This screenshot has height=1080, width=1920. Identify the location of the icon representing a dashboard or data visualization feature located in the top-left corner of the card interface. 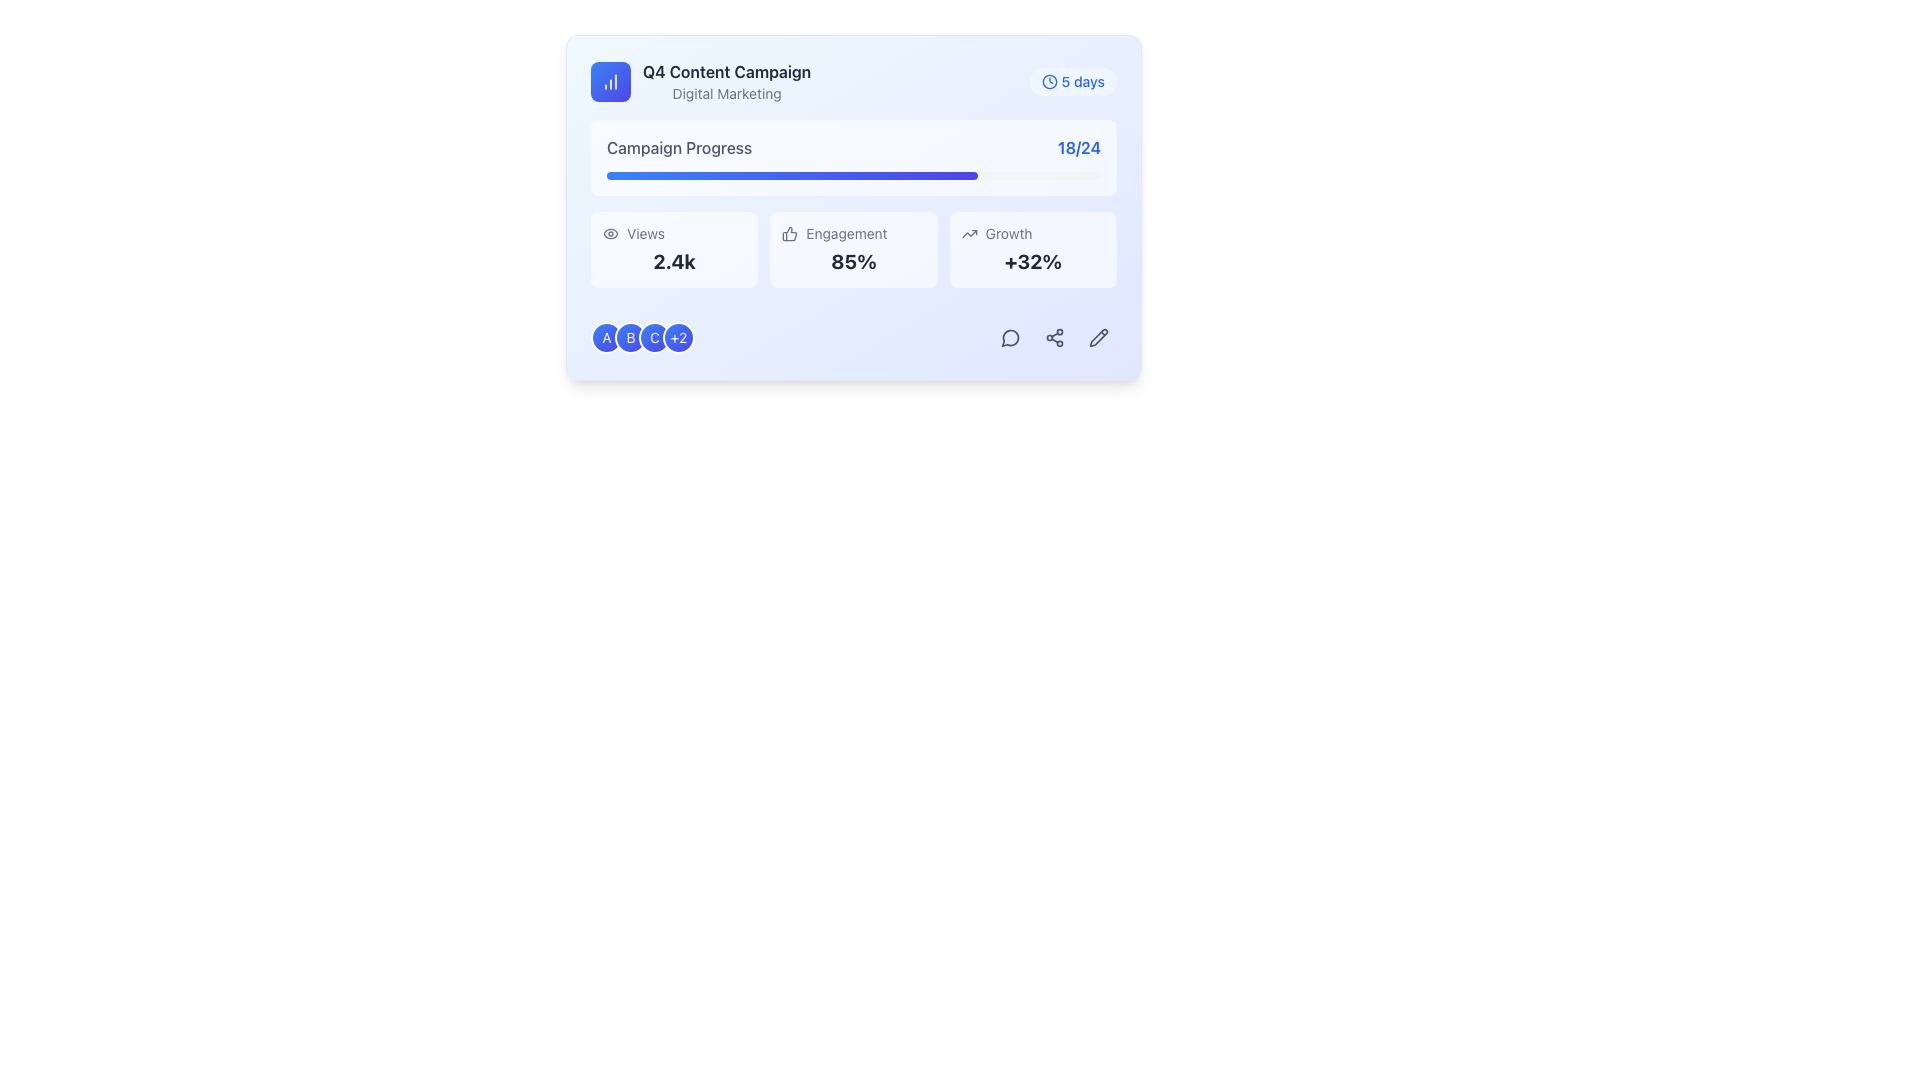
(609, 80).